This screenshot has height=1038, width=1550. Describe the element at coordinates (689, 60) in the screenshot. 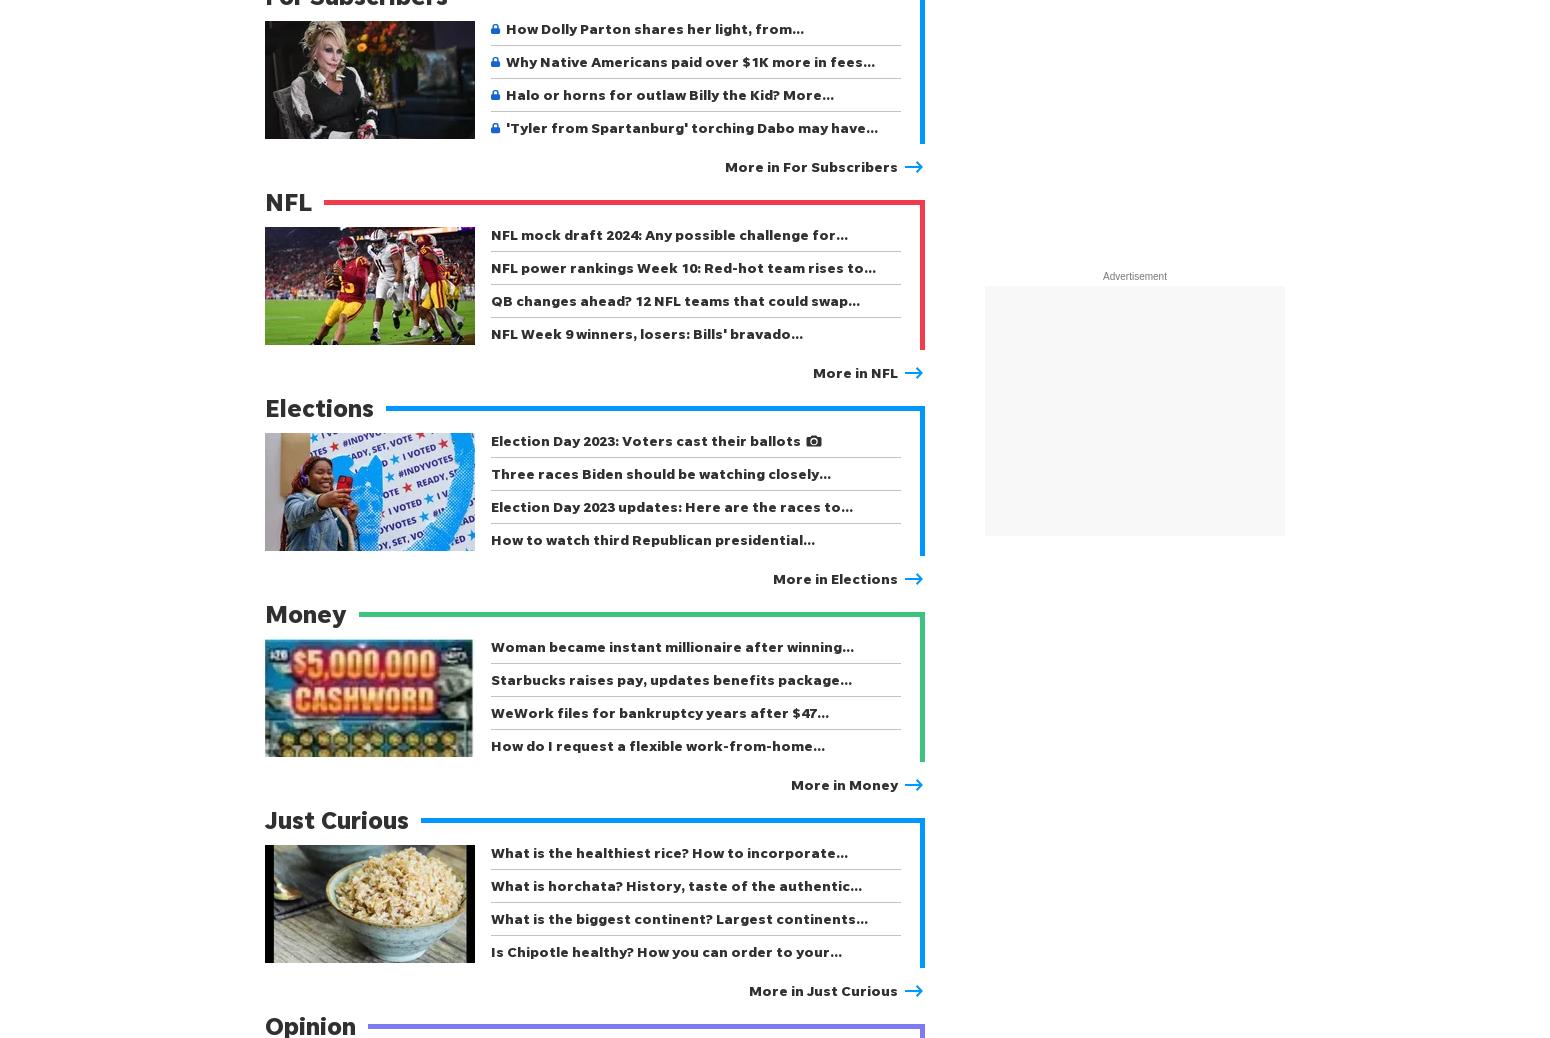

I see `'Why Native Americans paid over $1K more in fees…'` at that location.